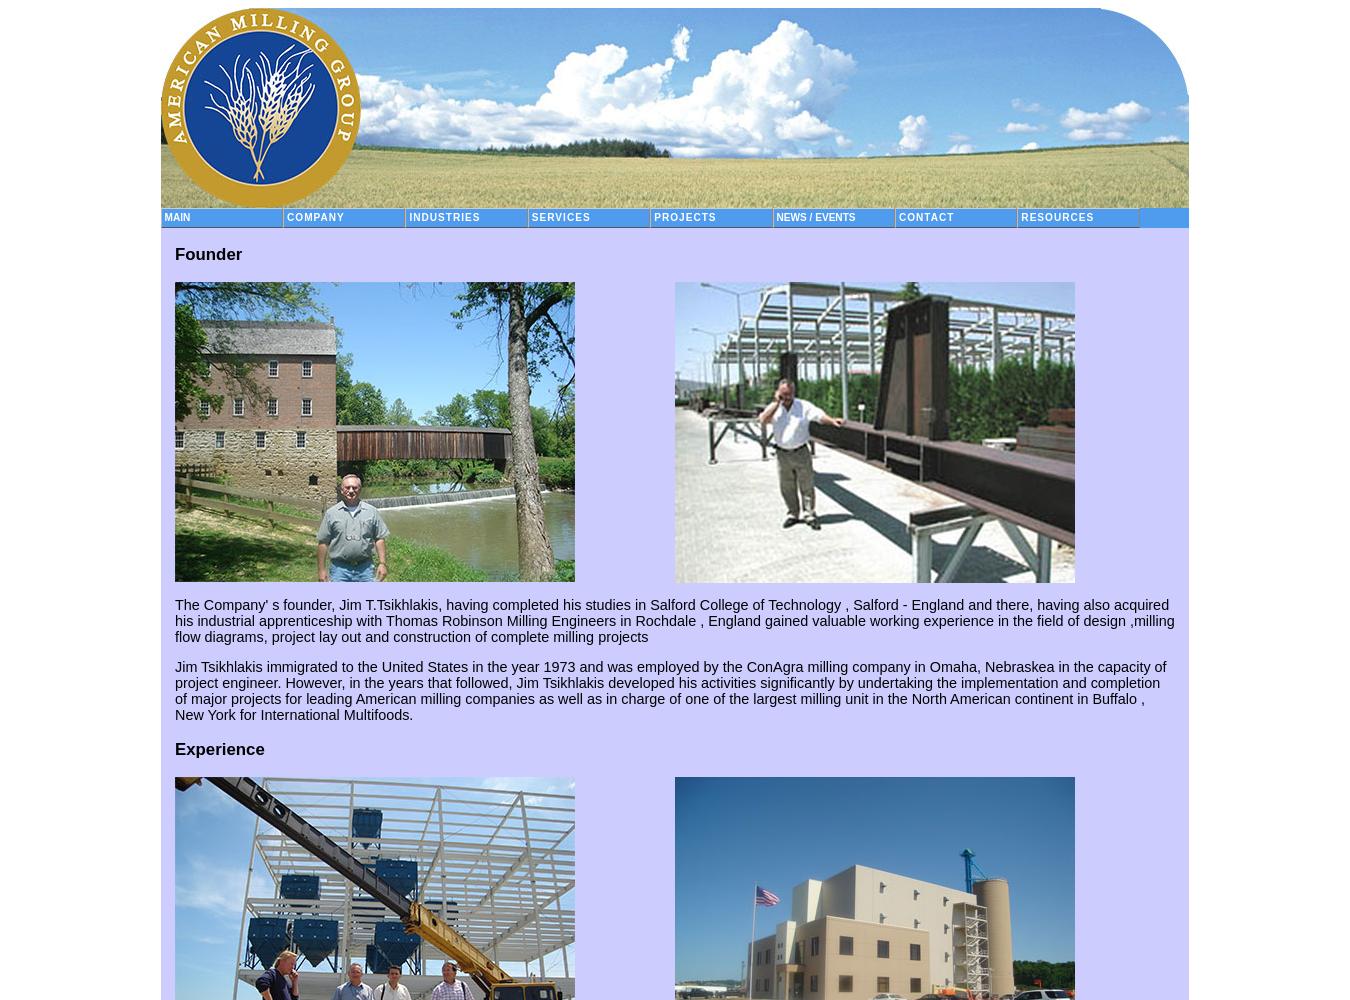 The width and height of the screenshot is (1350, 1000). I want to click on 'News / Events', so click(815, 216).